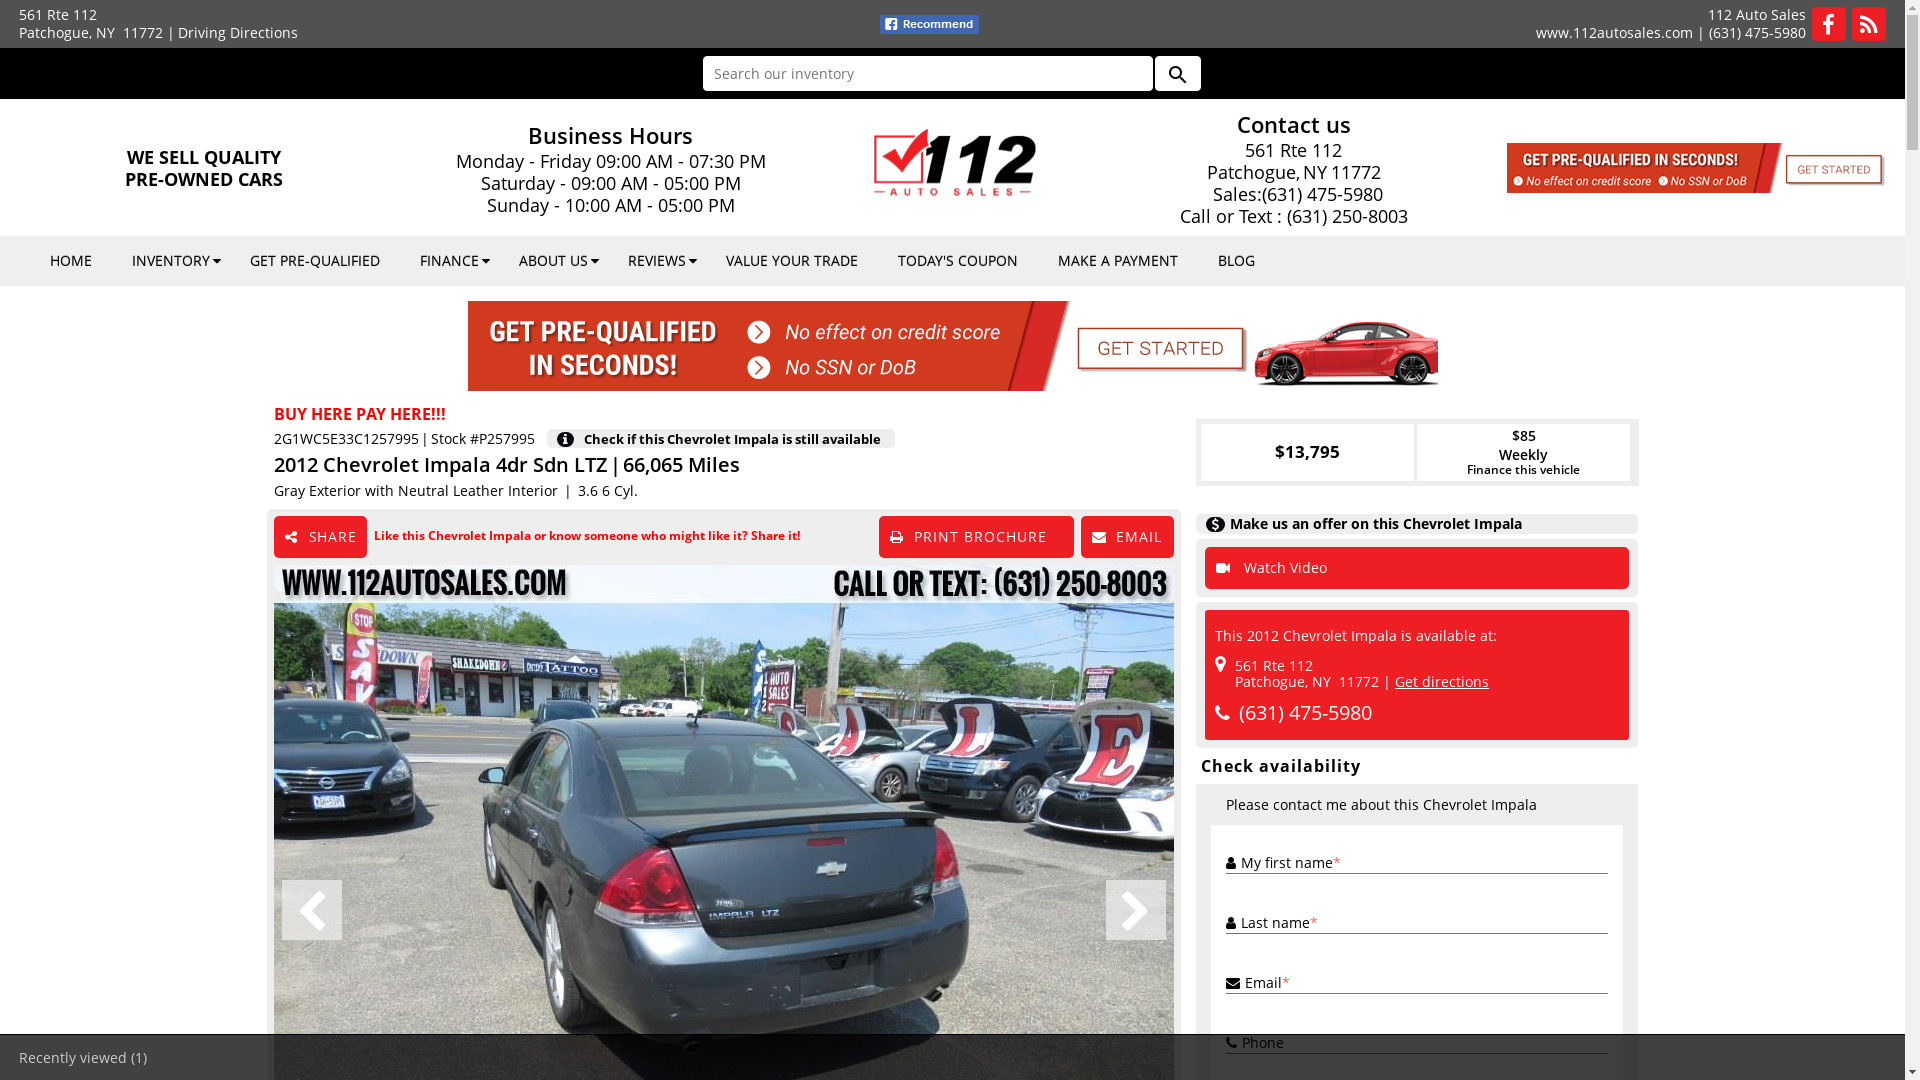 The width and height of the screenshot is (1920, 1080). What do you see at coordinates (657, 260) in the screenshot?
I see `'REVIEWS'` at bounding box center [657, 260].